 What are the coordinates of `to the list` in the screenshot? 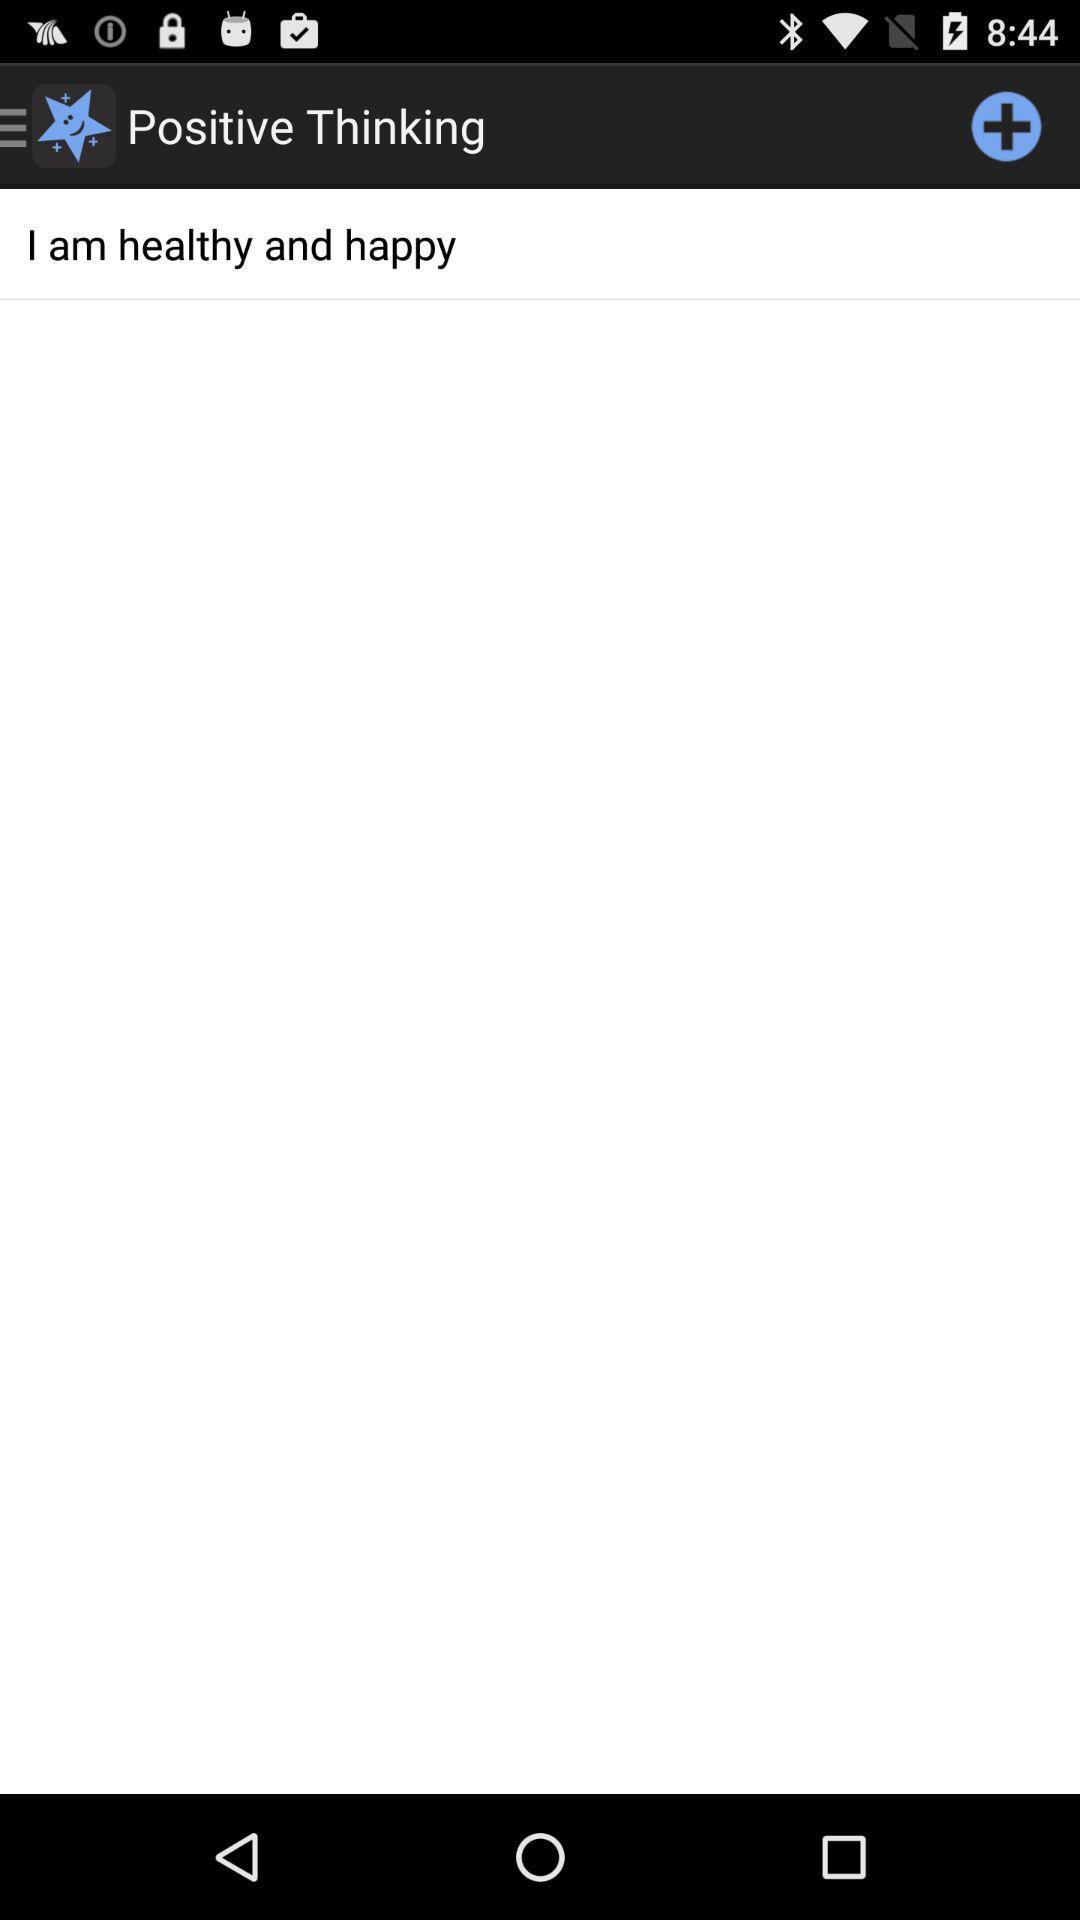 It's located at (1006, 124).